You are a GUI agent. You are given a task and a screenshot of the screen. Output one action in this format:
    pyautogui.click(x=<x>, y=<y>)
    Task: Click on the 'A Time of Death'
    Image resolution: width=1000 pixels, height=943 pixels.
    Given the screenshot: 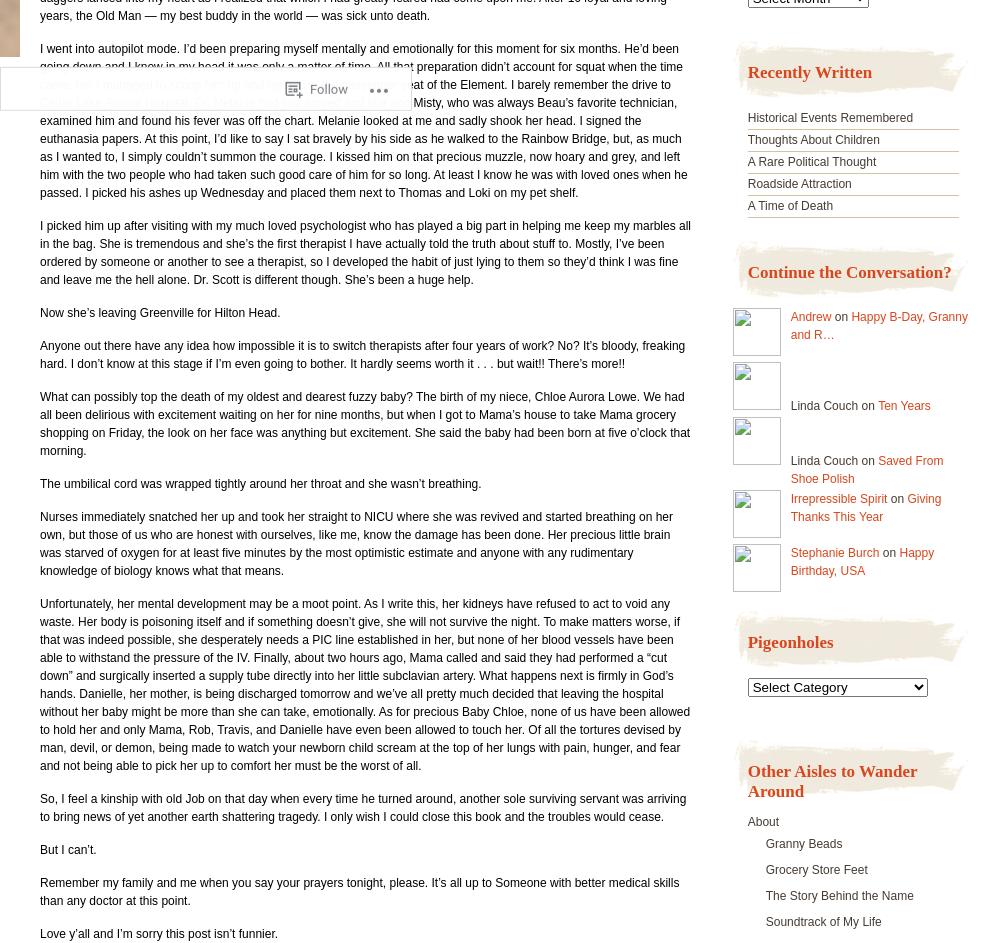 What is the action you would take?
    pyautogui.click(x=790, y=205)
    